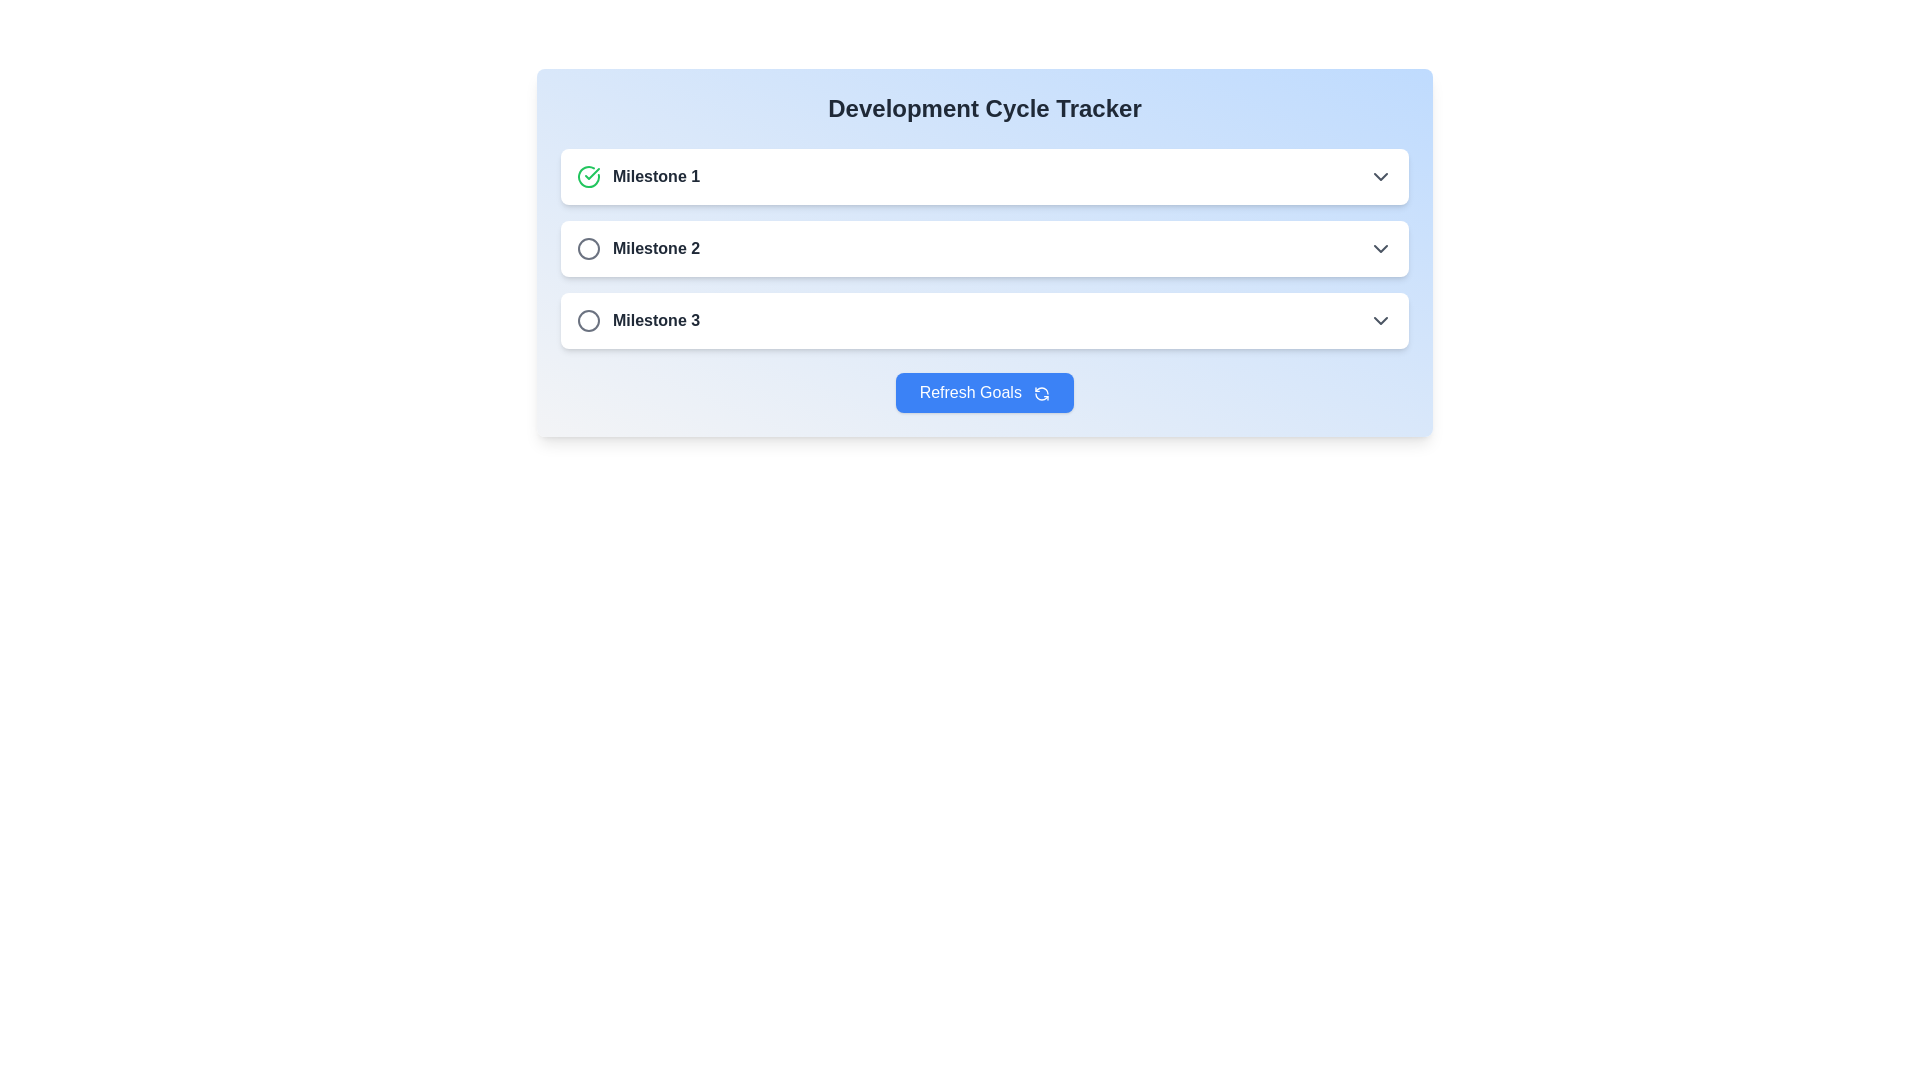 The width and height of the screenshot is (1920, 1080). Describe the element at coordinates (588, 248) in the screenshot. I see `the decorative icon at the left end of the row labeled 'Milestone 2', which is the second item in the vertical list` at that location.